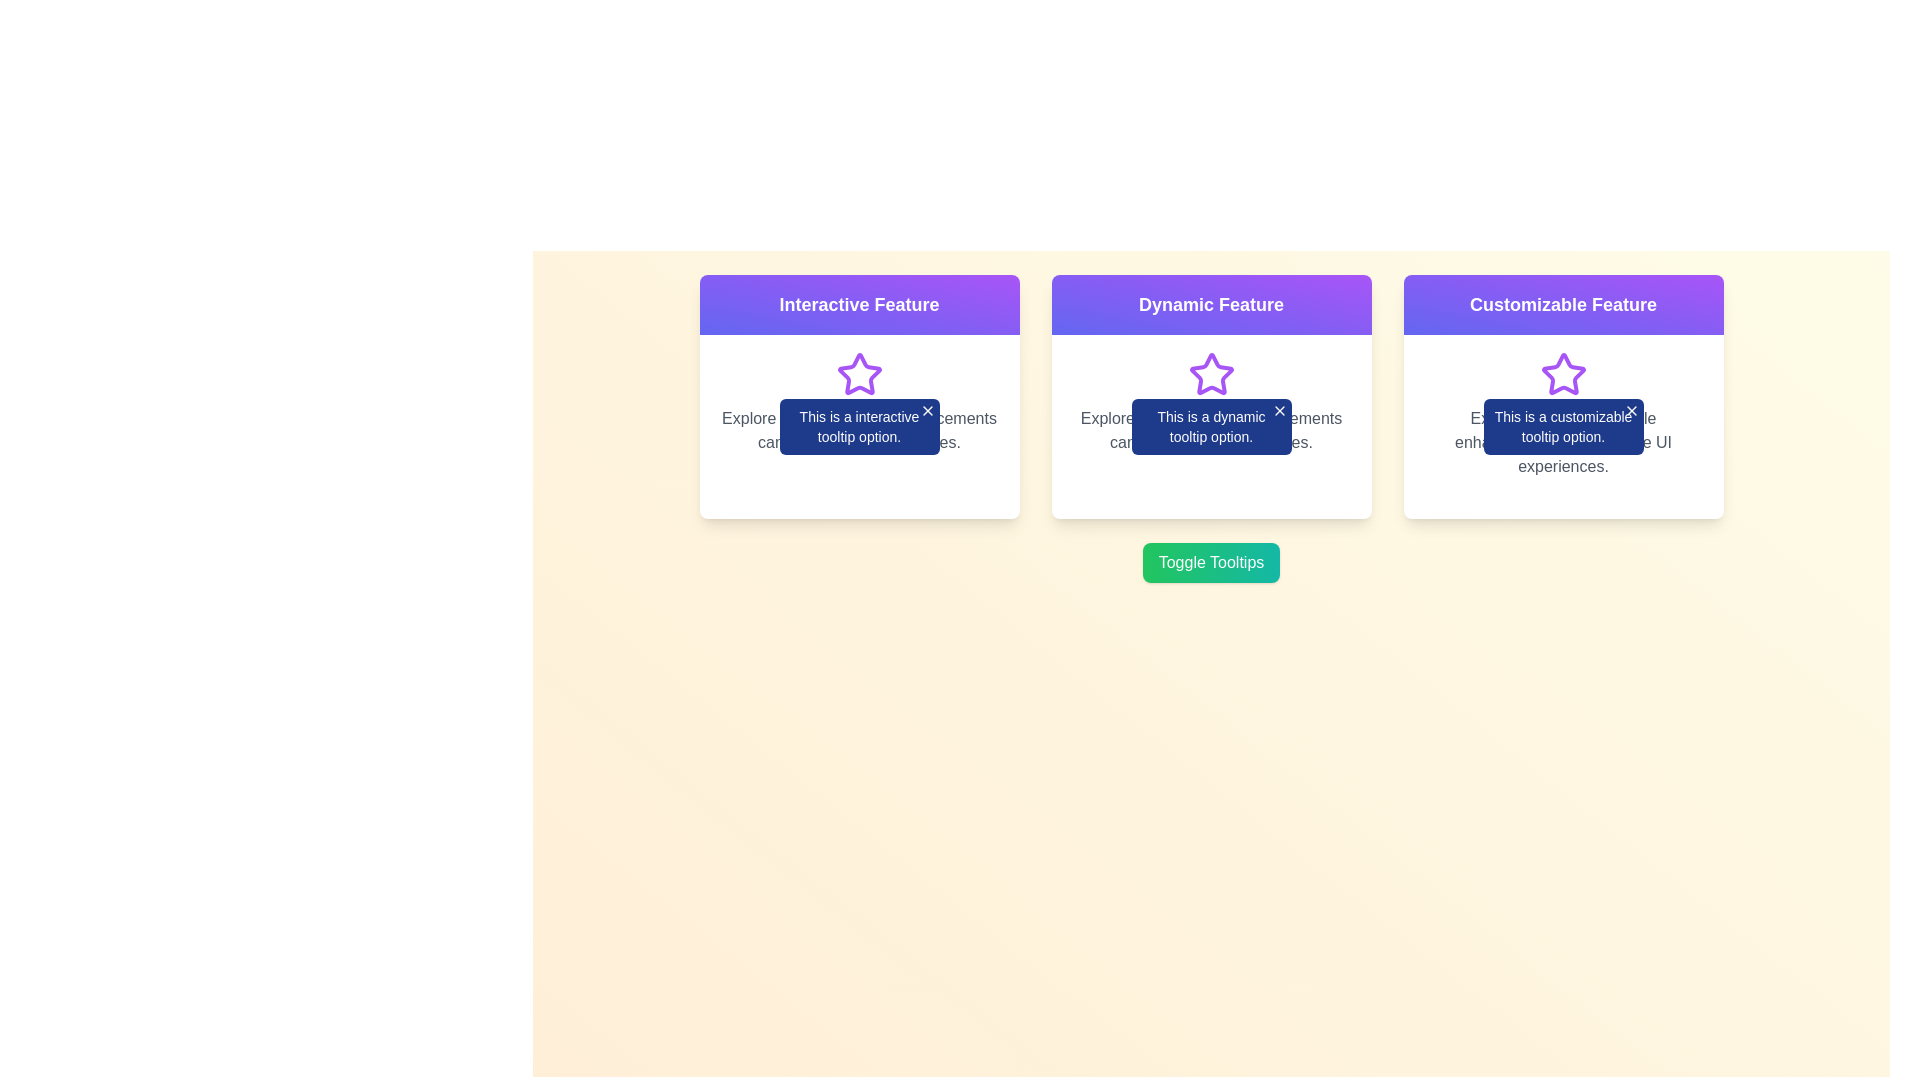 The height and width of the screenshot is (1080, 1920). I want to click on the tooltip of the 'Interactive Feature' card, which is displayed in a blue box and provides additional information, so click(859, 397).